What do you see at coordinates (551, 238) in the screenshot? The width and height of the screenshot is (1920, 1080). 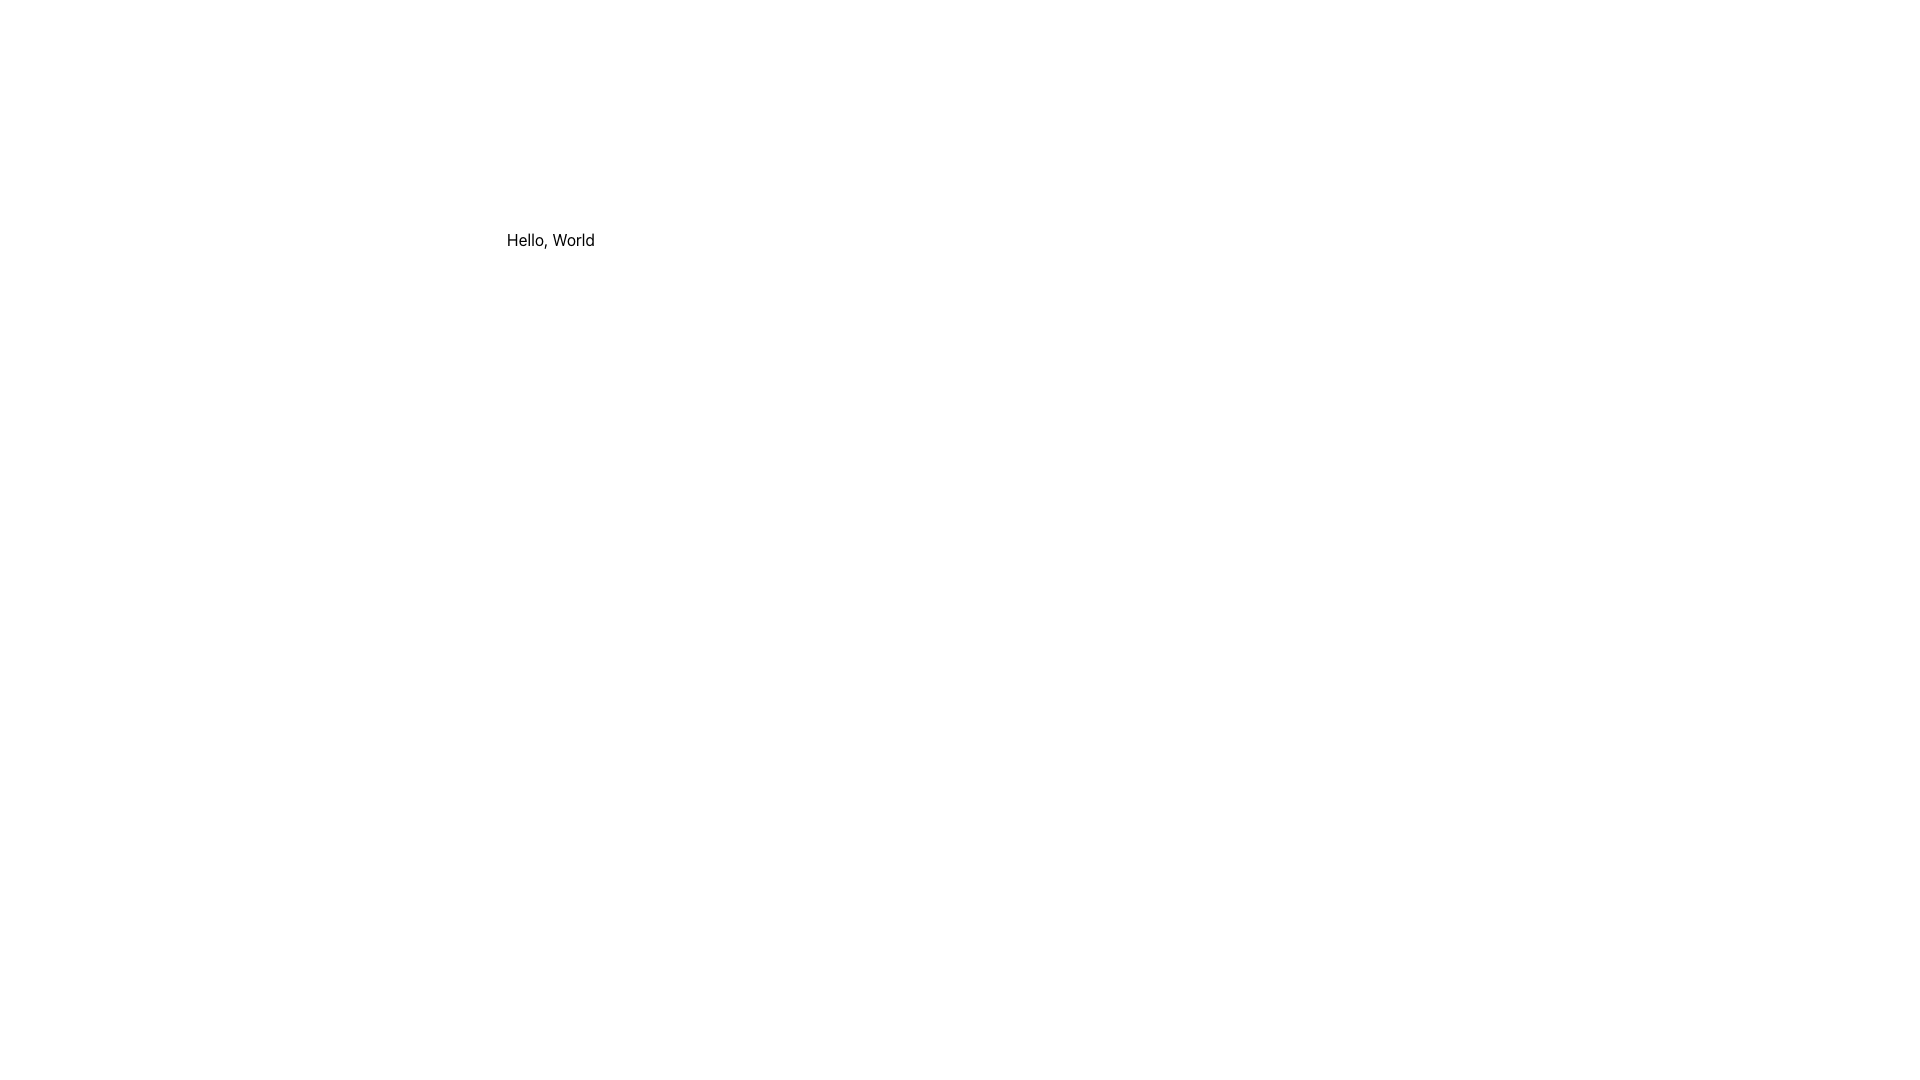 I see `the Text Label displaying 'Hello, World', which is styled in regular typography and positioned within a minimalist interface` at bounding box center [551, 238].